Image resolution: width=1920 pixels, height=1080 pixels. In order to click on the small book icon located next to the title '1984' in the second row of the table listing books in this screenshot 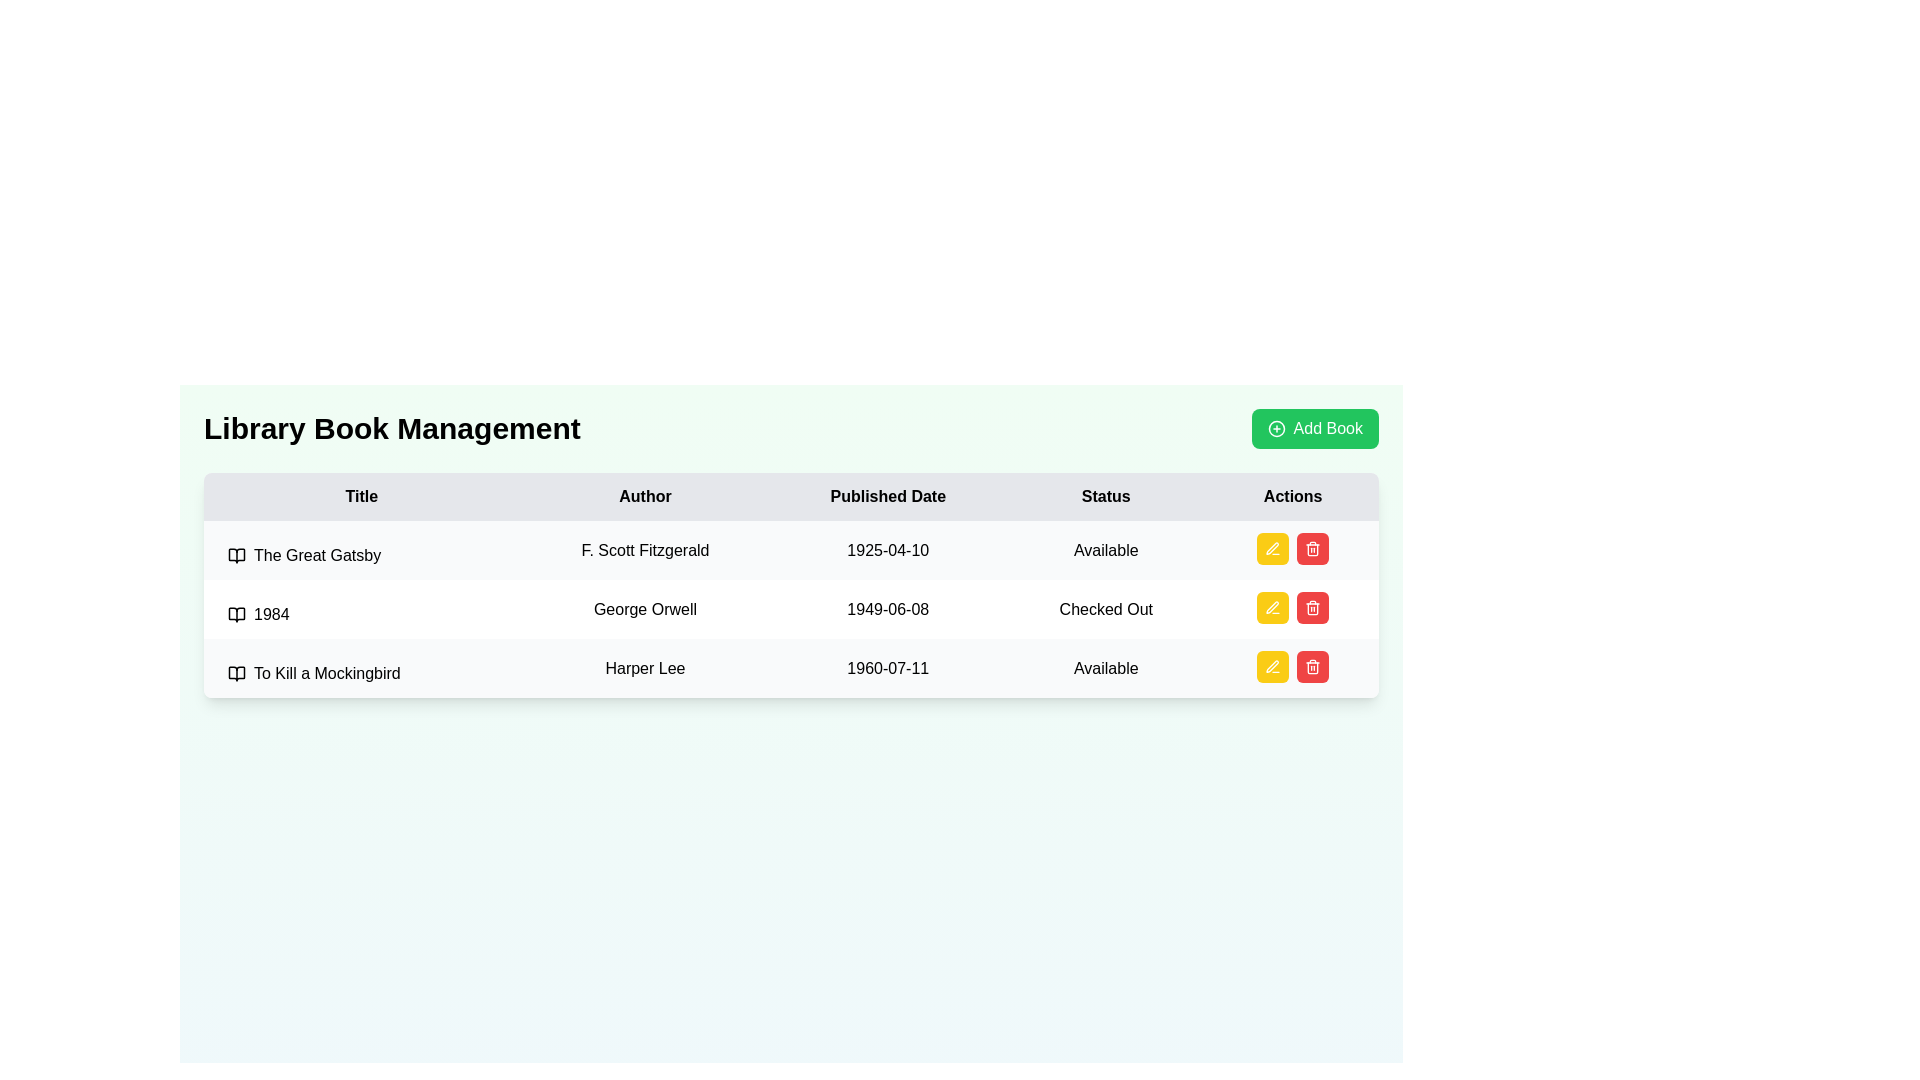, I will do `click(236, 613)`.